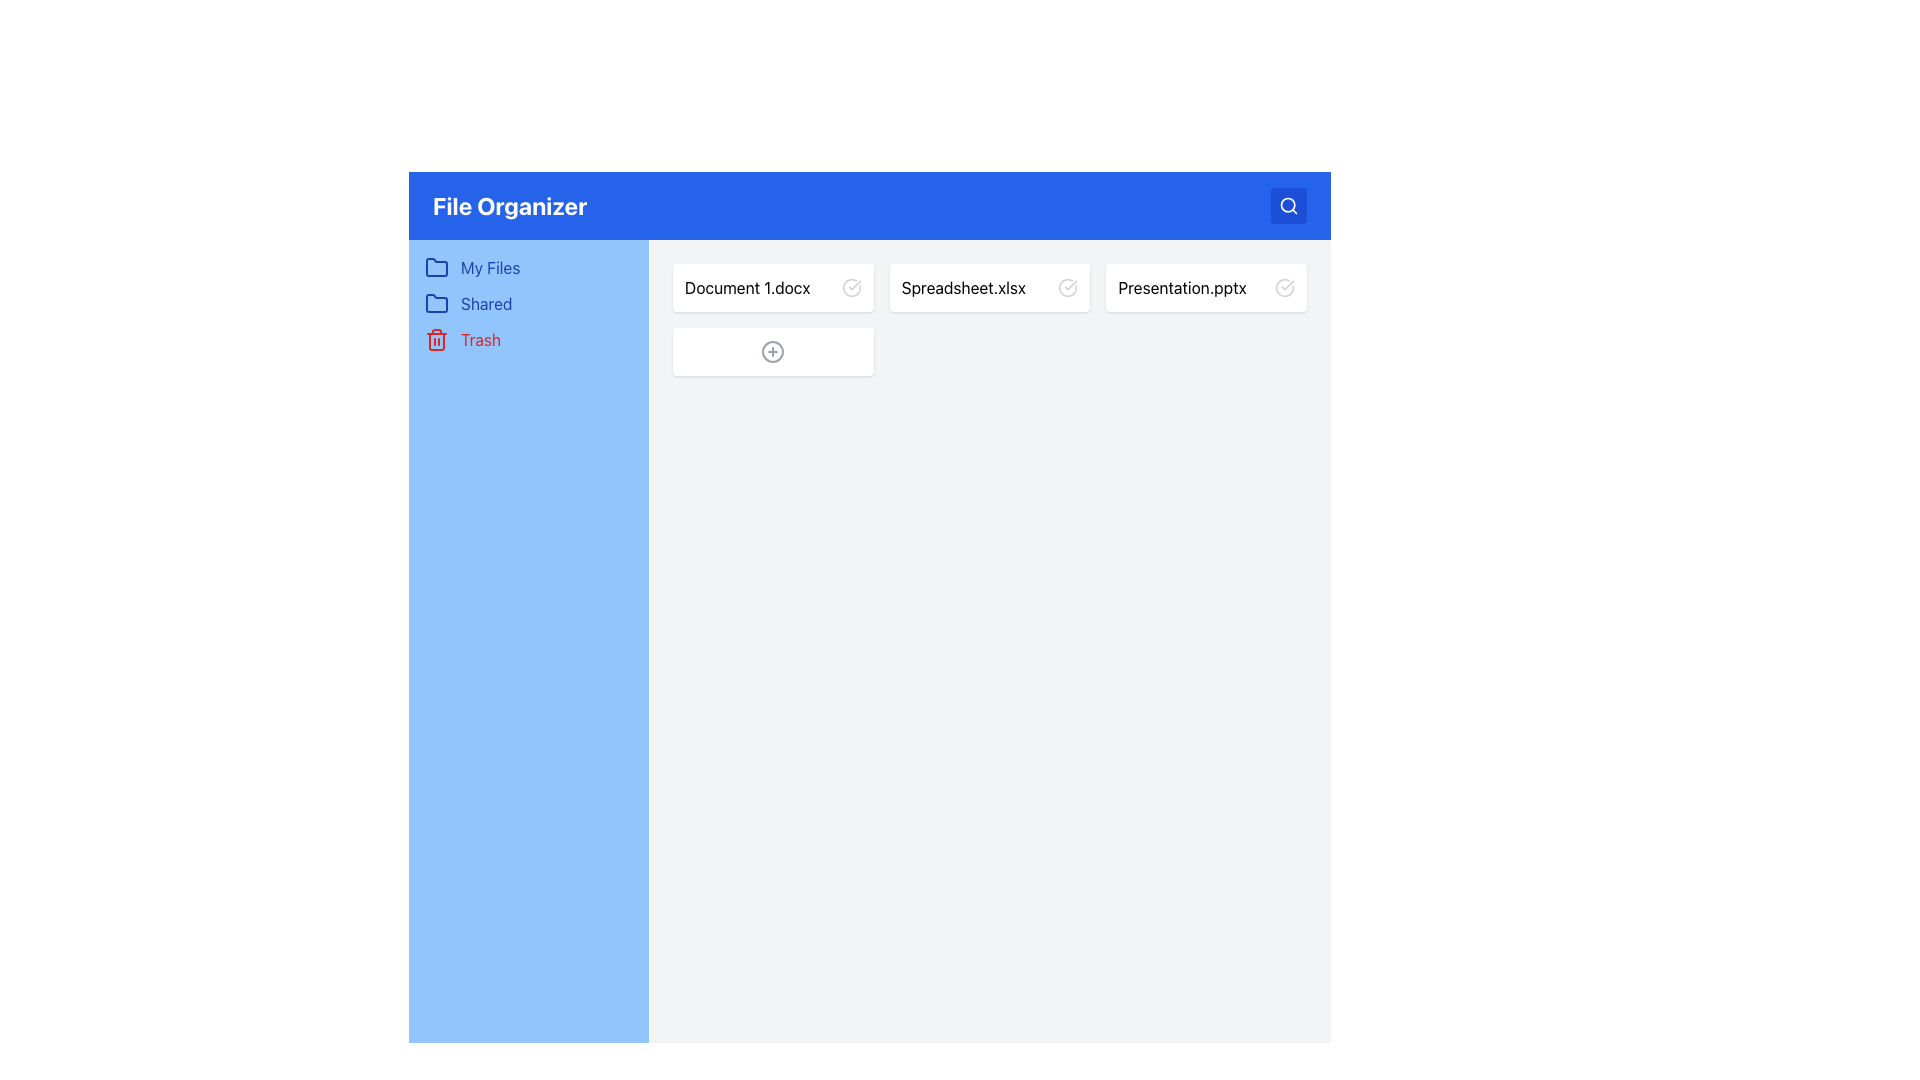 This screenshot has width=1920, height=1080. What do you see at coordinates (435, 338) in the screenshot?
I see `the red trash can icon located in the left-side navigation menu, which is positioned next to the 'Trash' text` at bounding box center [435, 338].